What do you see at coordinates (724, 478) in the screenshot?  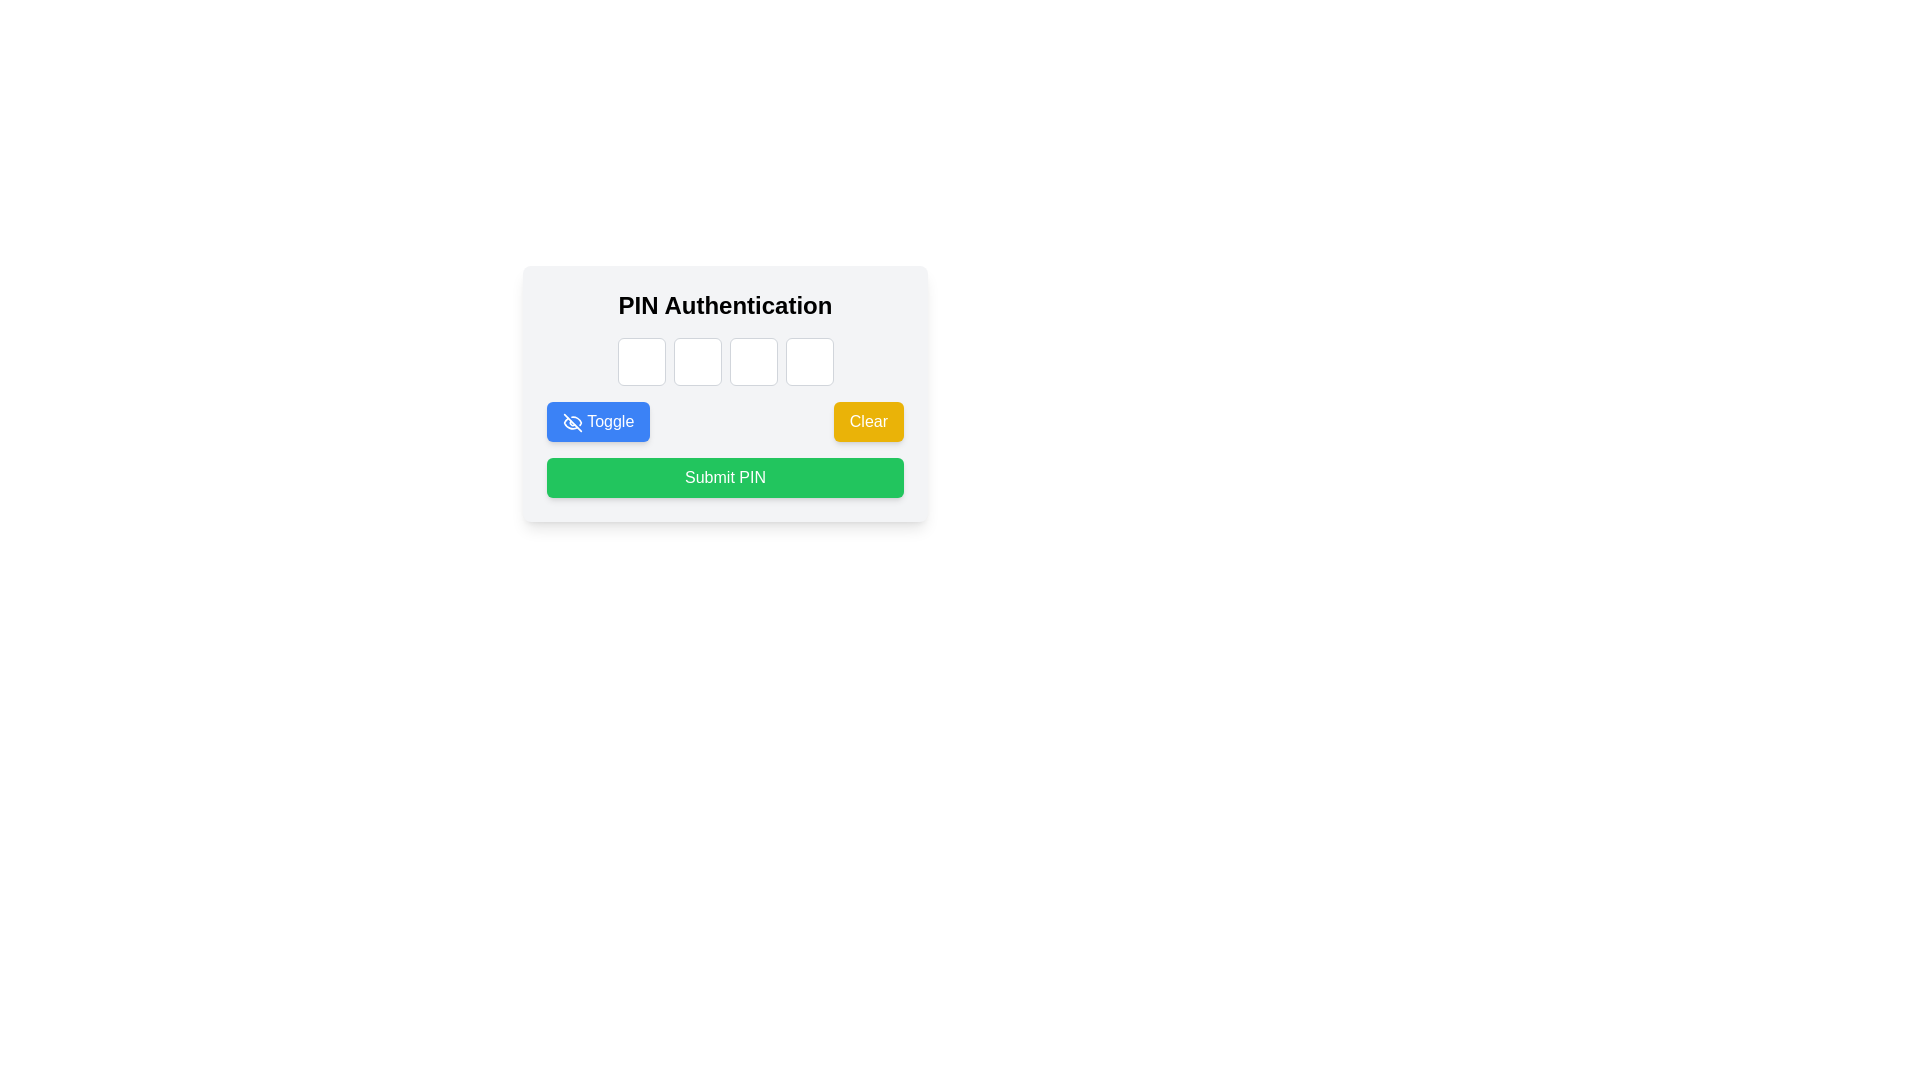 I see `the submit button located below the PIN input fields` at bounding box center [724, 478].